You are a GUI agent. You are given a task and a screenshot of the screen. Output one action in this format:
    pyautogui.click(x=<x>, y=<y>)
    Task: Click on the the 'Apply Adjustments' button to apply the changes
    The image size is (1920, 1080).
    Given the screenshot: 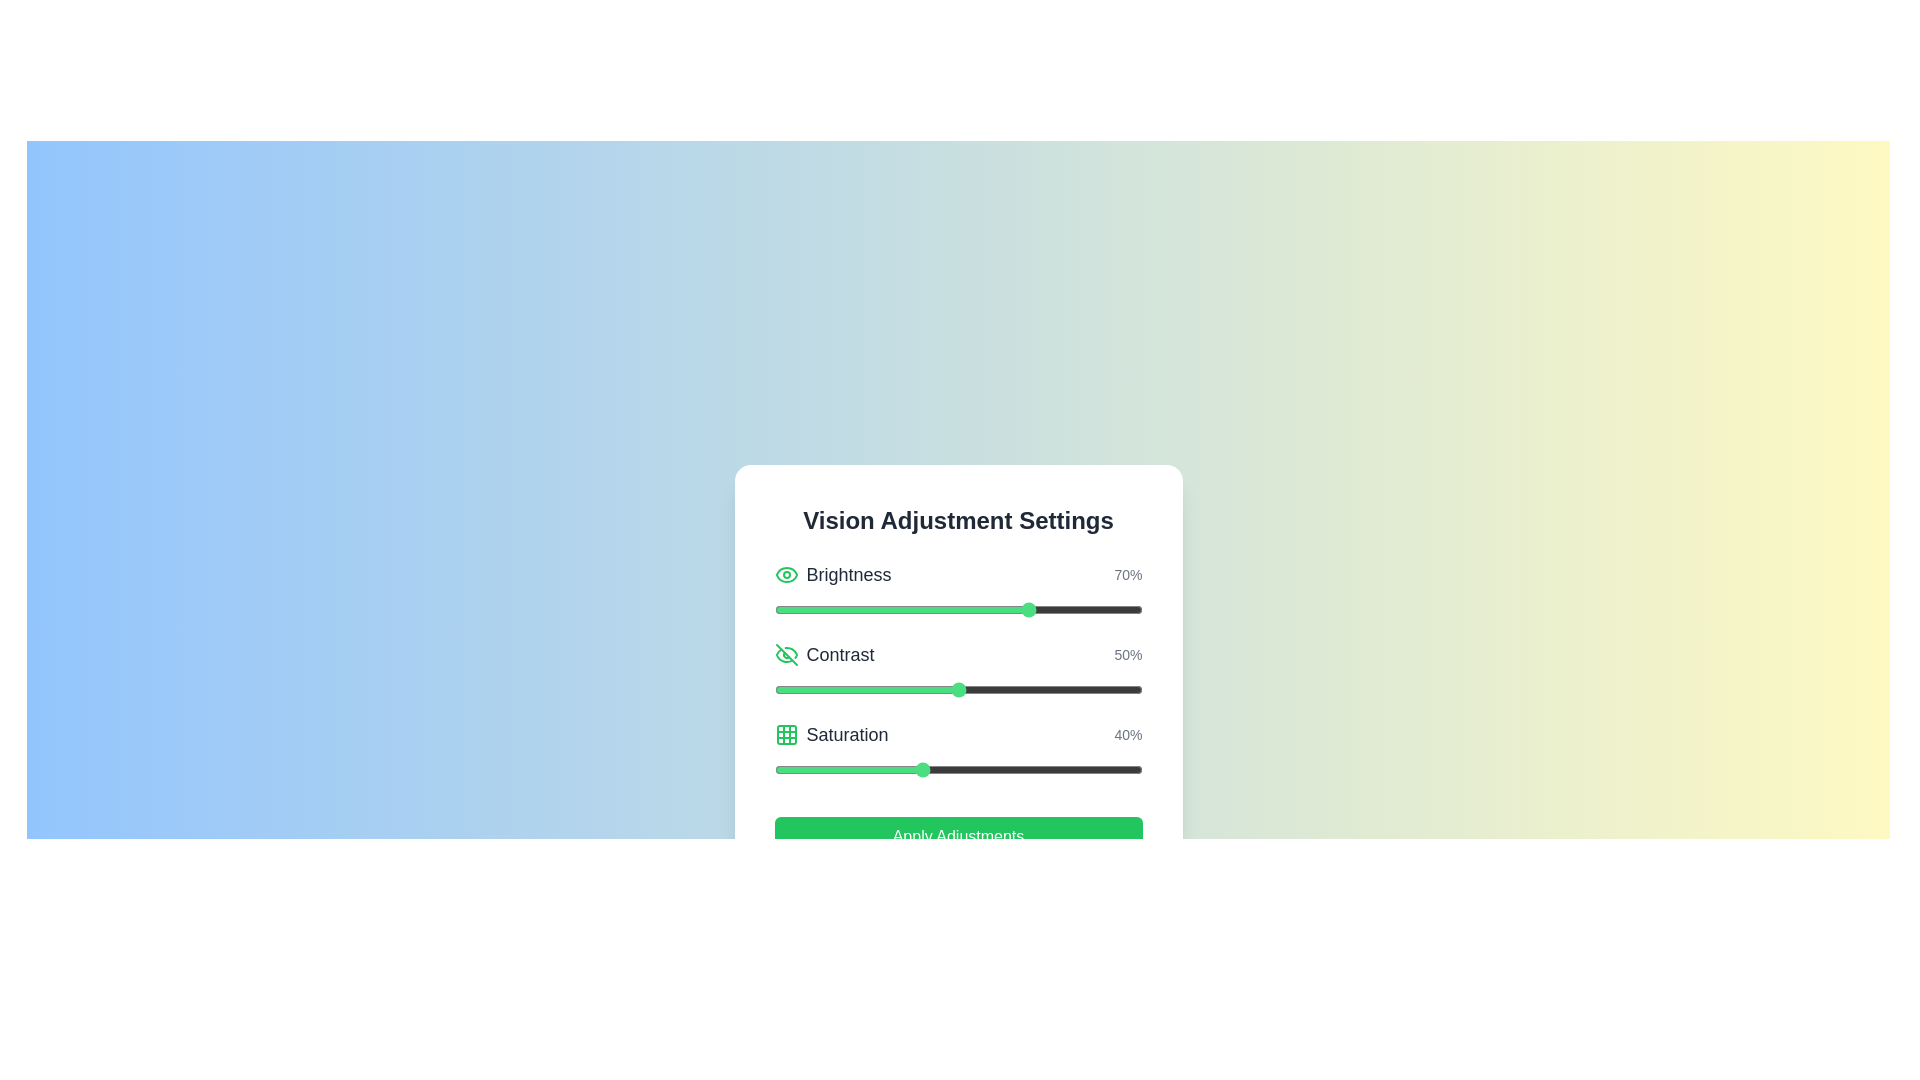 What is the action you would take?
    pyautogui.click(x=957, y=837)
    